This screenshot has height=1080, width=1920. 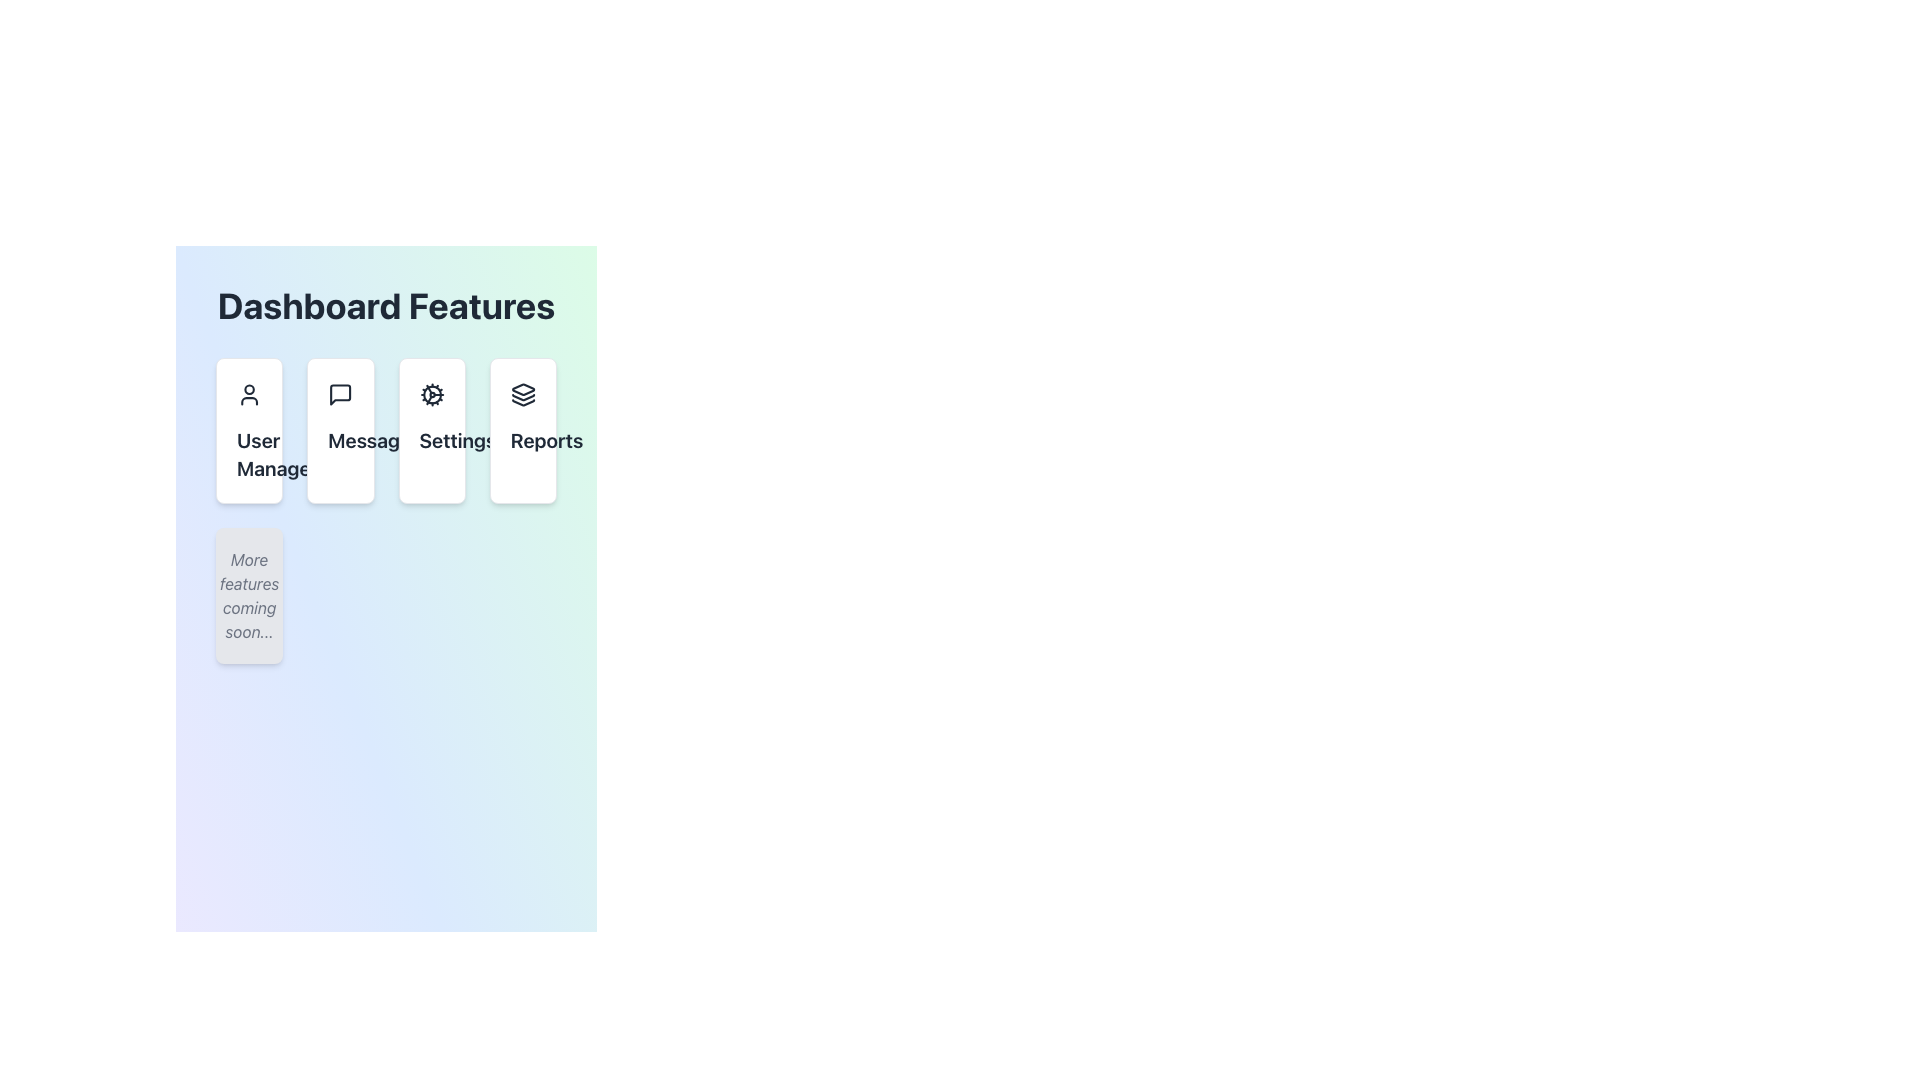 I want to click on the messaging icon located in the second card from the left in the 'Dashboard Features' section, so click(x=340, y=394).